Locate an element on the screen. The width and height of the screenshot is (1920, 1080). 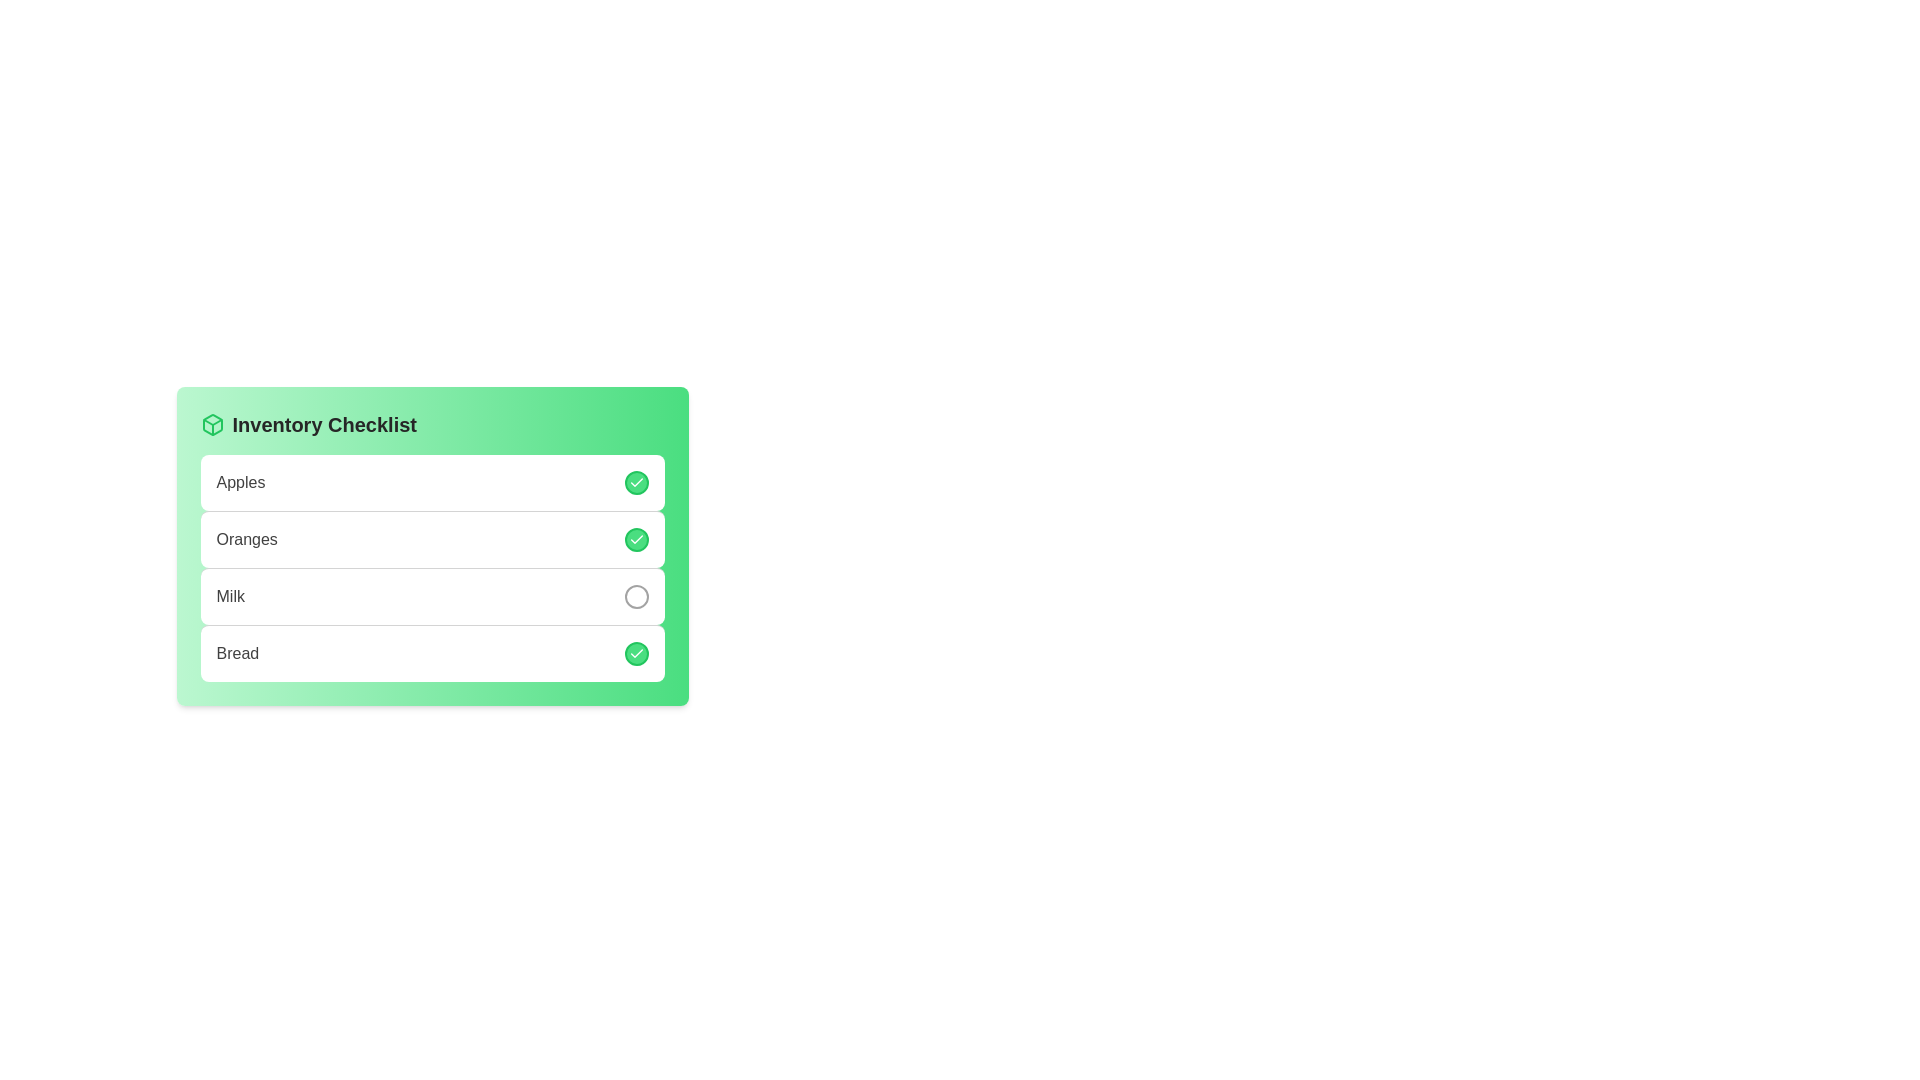
the checklist item labeled 'Bread' is located at coordinates (431, 653).